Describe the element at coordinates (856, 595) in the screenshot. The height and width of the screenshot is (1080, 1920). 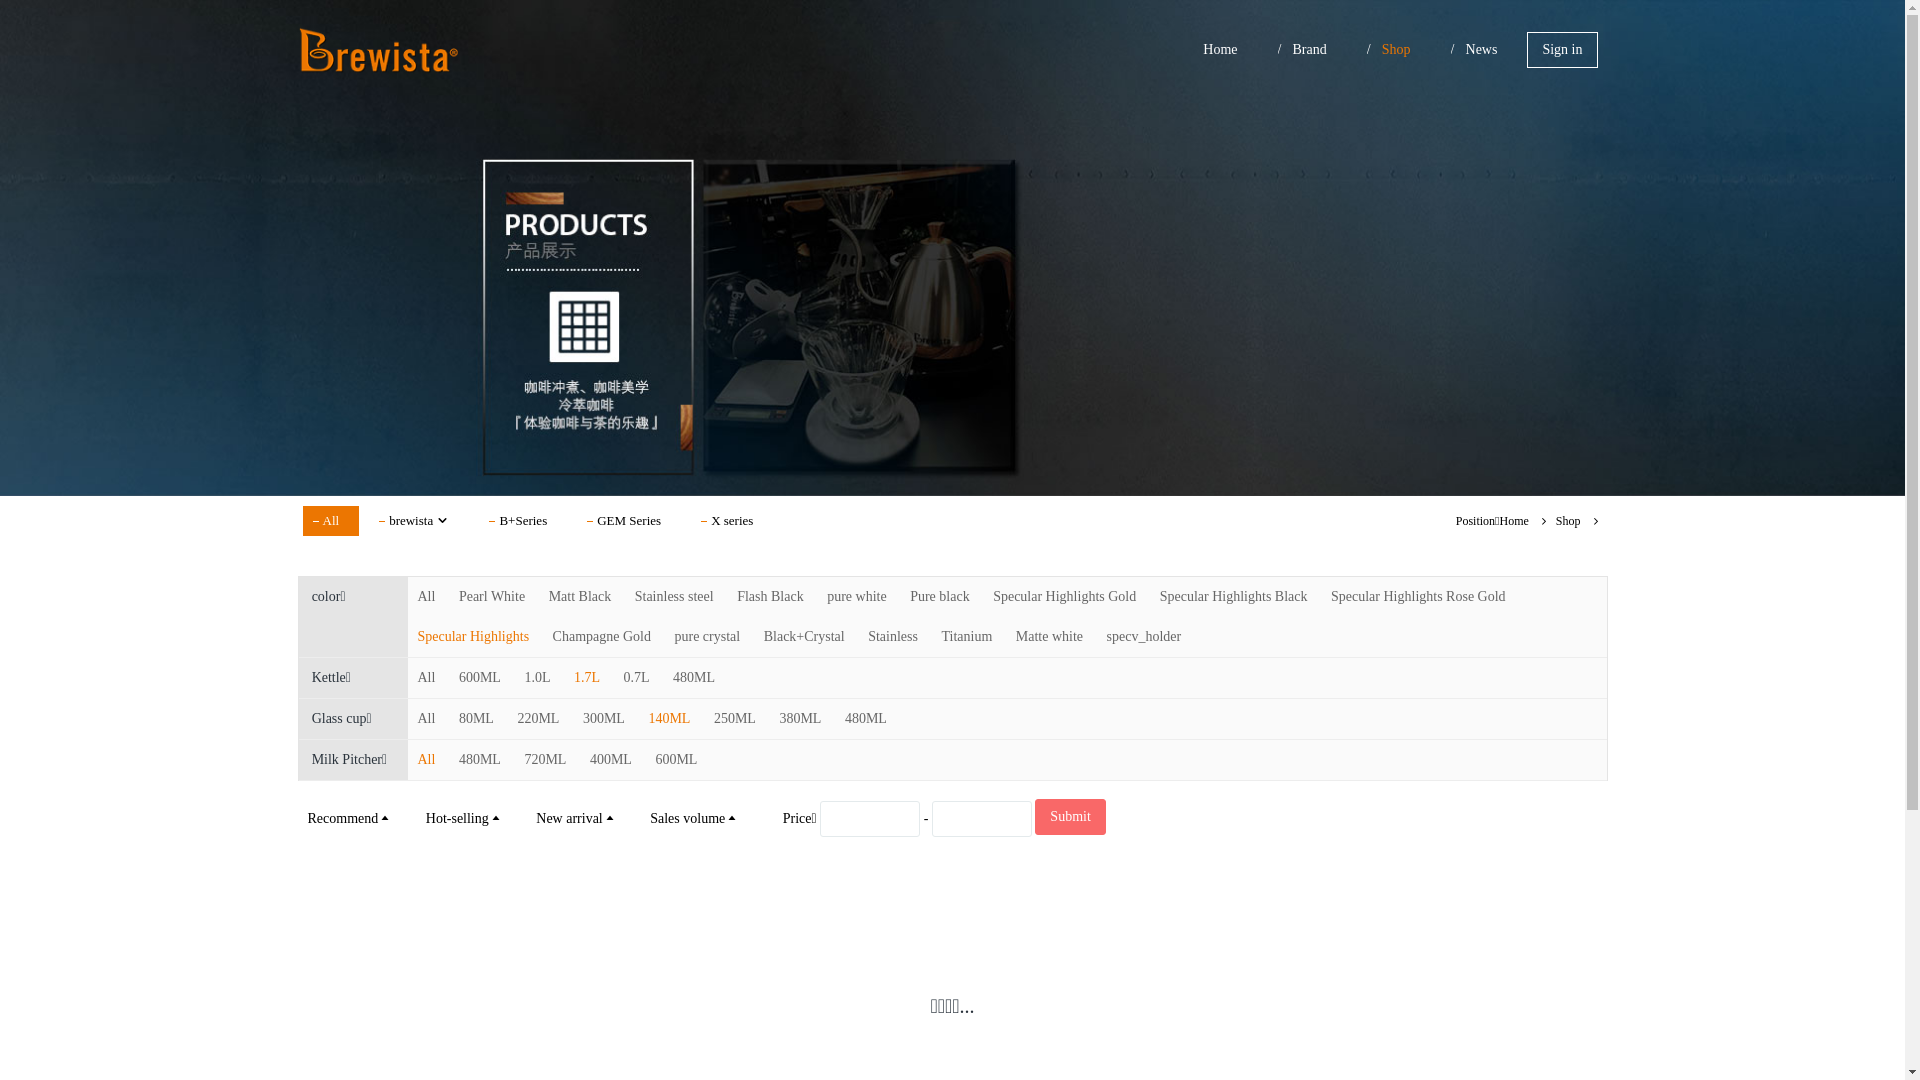
I see `'pure white'` at that location.